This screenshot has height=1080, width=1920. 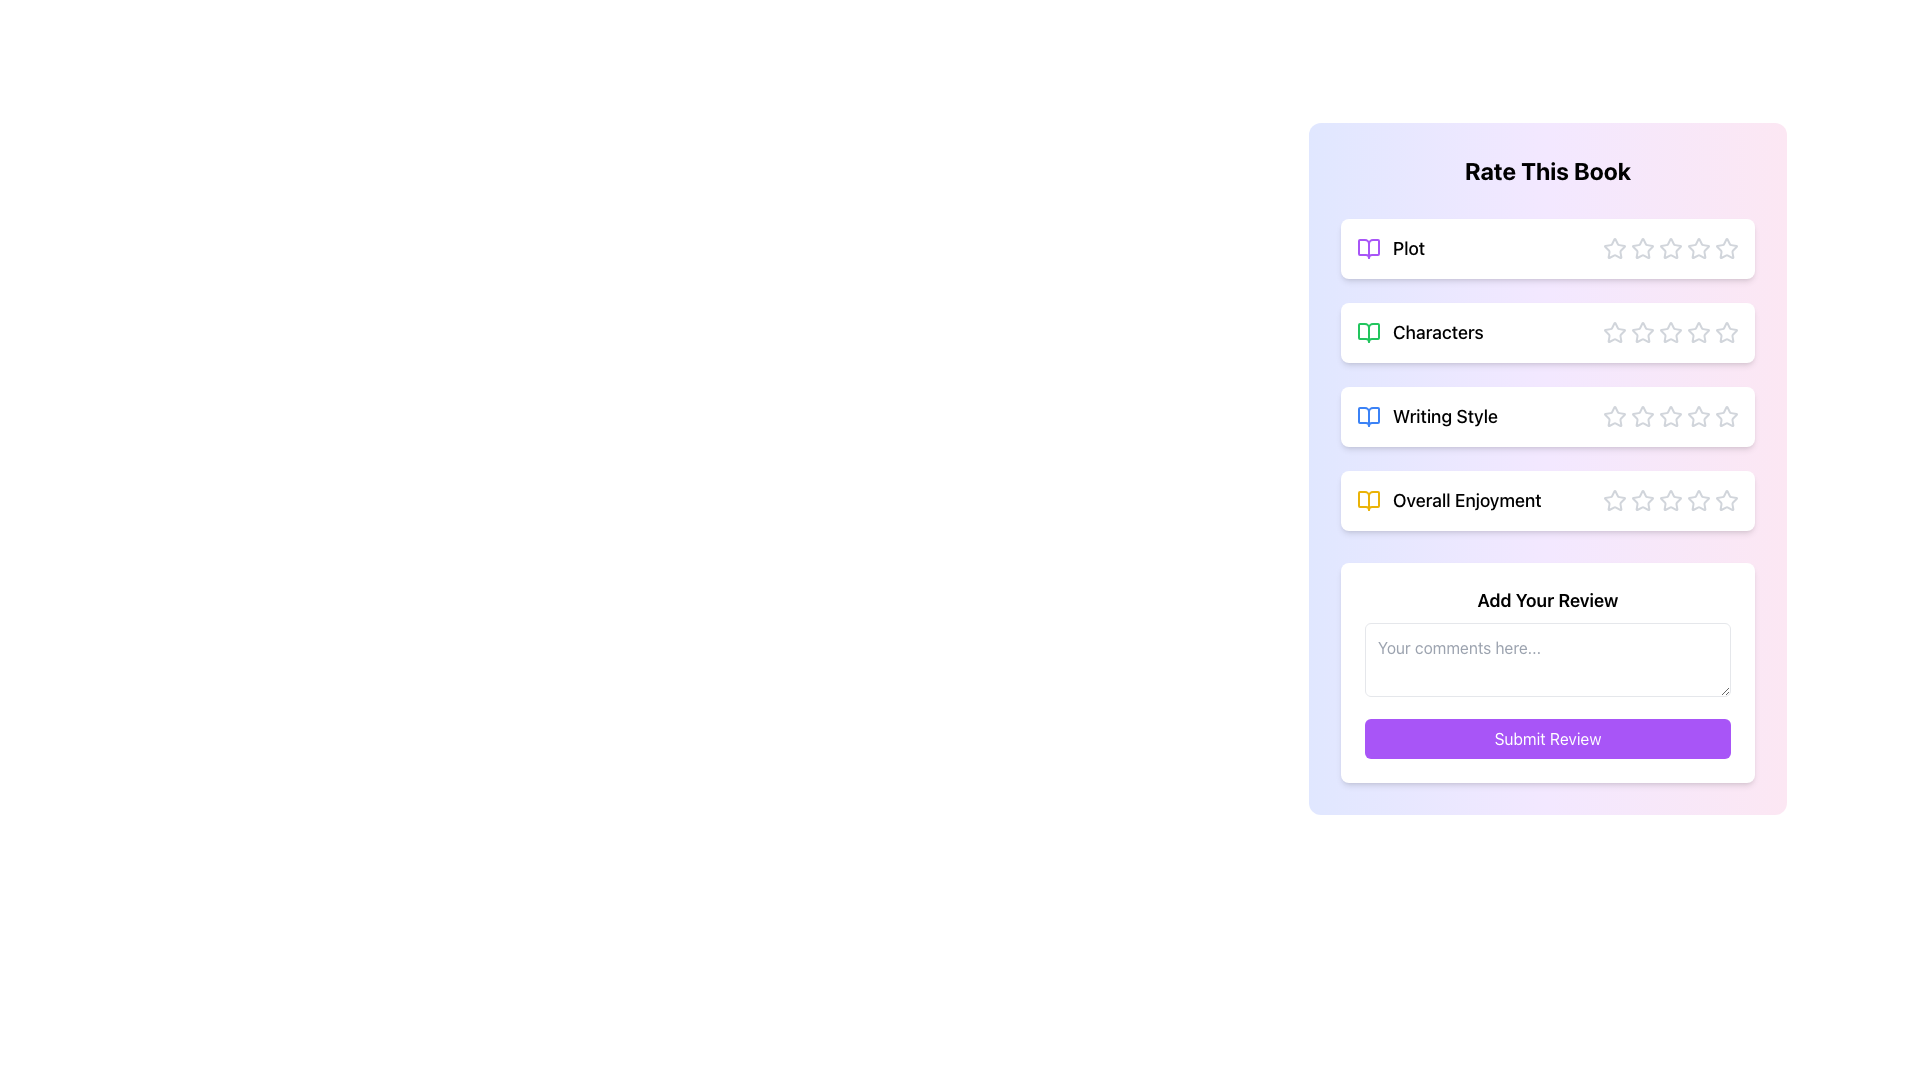 I want to click on the fifth rating star icon in the 'Overall Enjoyment' section to provide a rating, so click(x=1726, y=500).